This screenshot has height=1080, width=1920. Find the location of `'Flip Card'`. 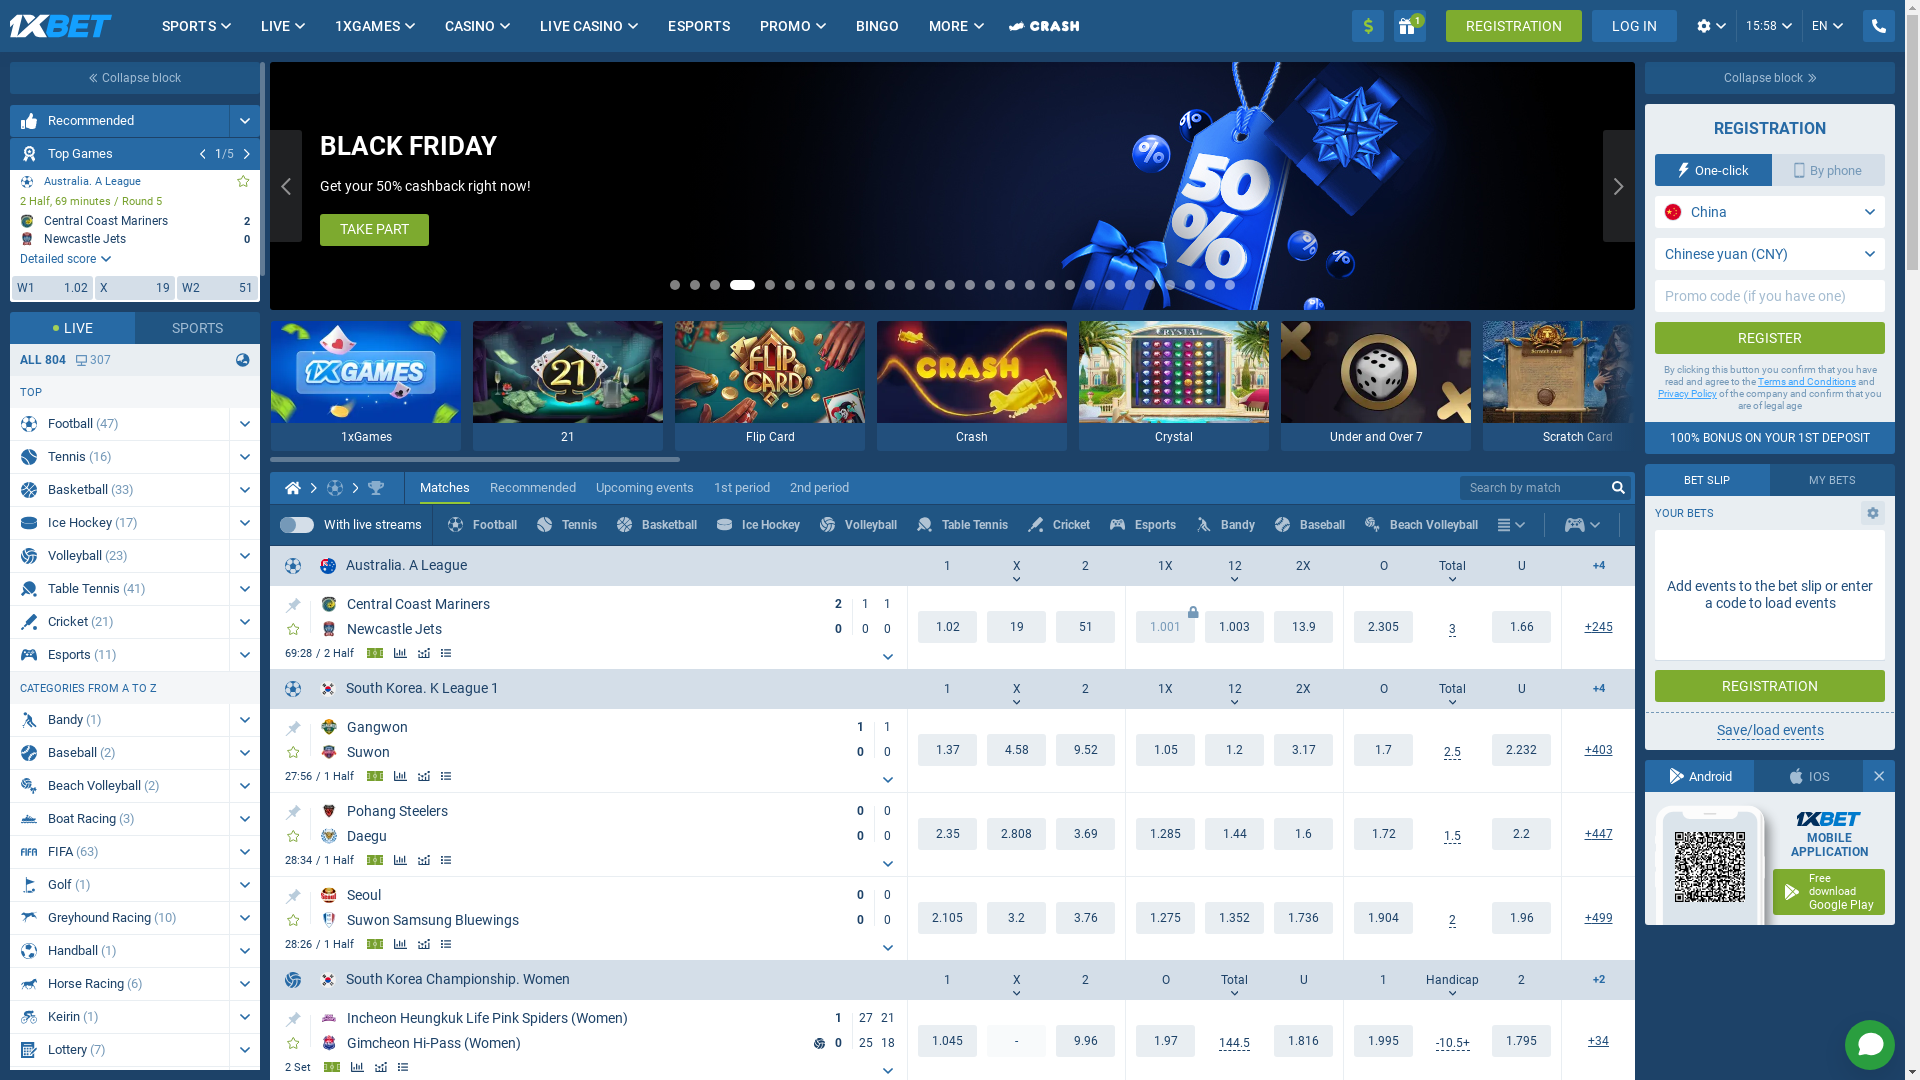

'Flip Card' is located at coordinates (768, 385).